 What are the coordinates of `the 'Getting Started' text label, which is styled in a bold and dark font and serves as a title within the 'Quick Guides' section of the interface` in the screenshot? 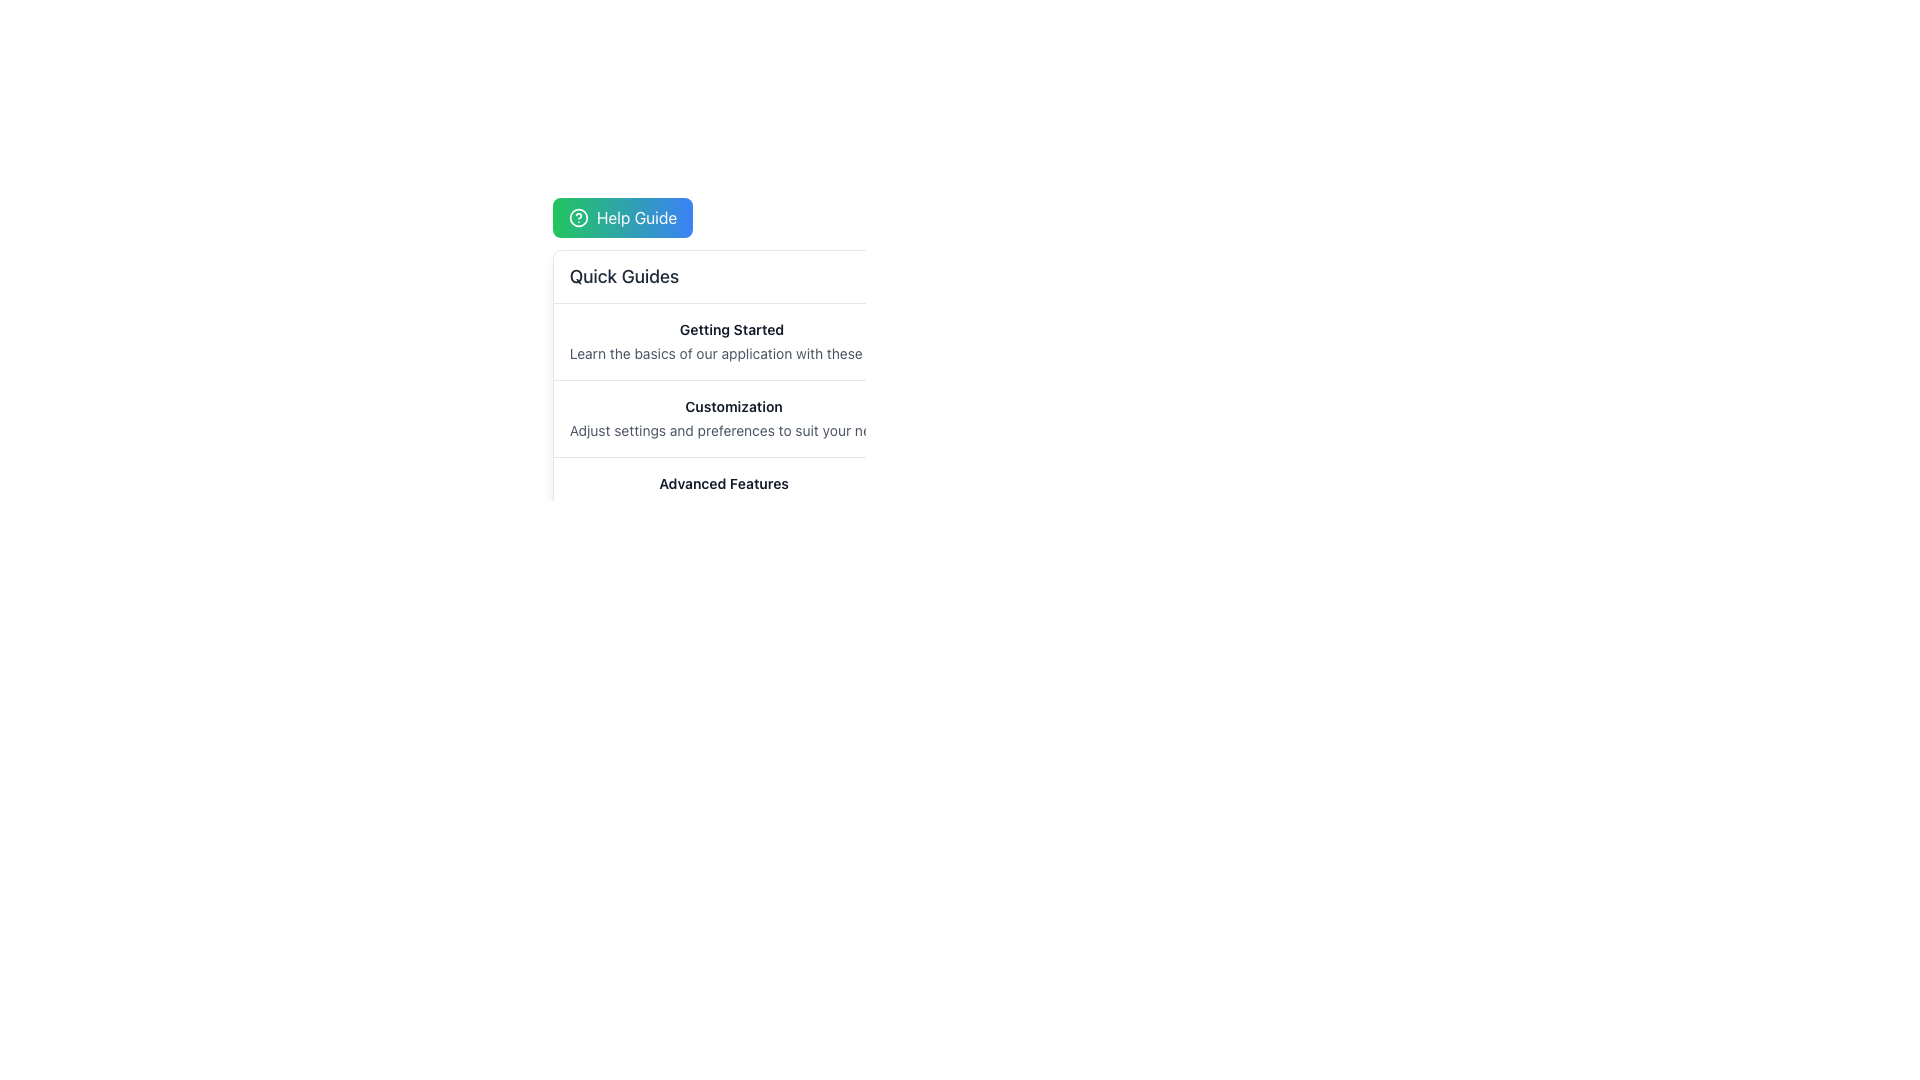 It's located at (731, 329).